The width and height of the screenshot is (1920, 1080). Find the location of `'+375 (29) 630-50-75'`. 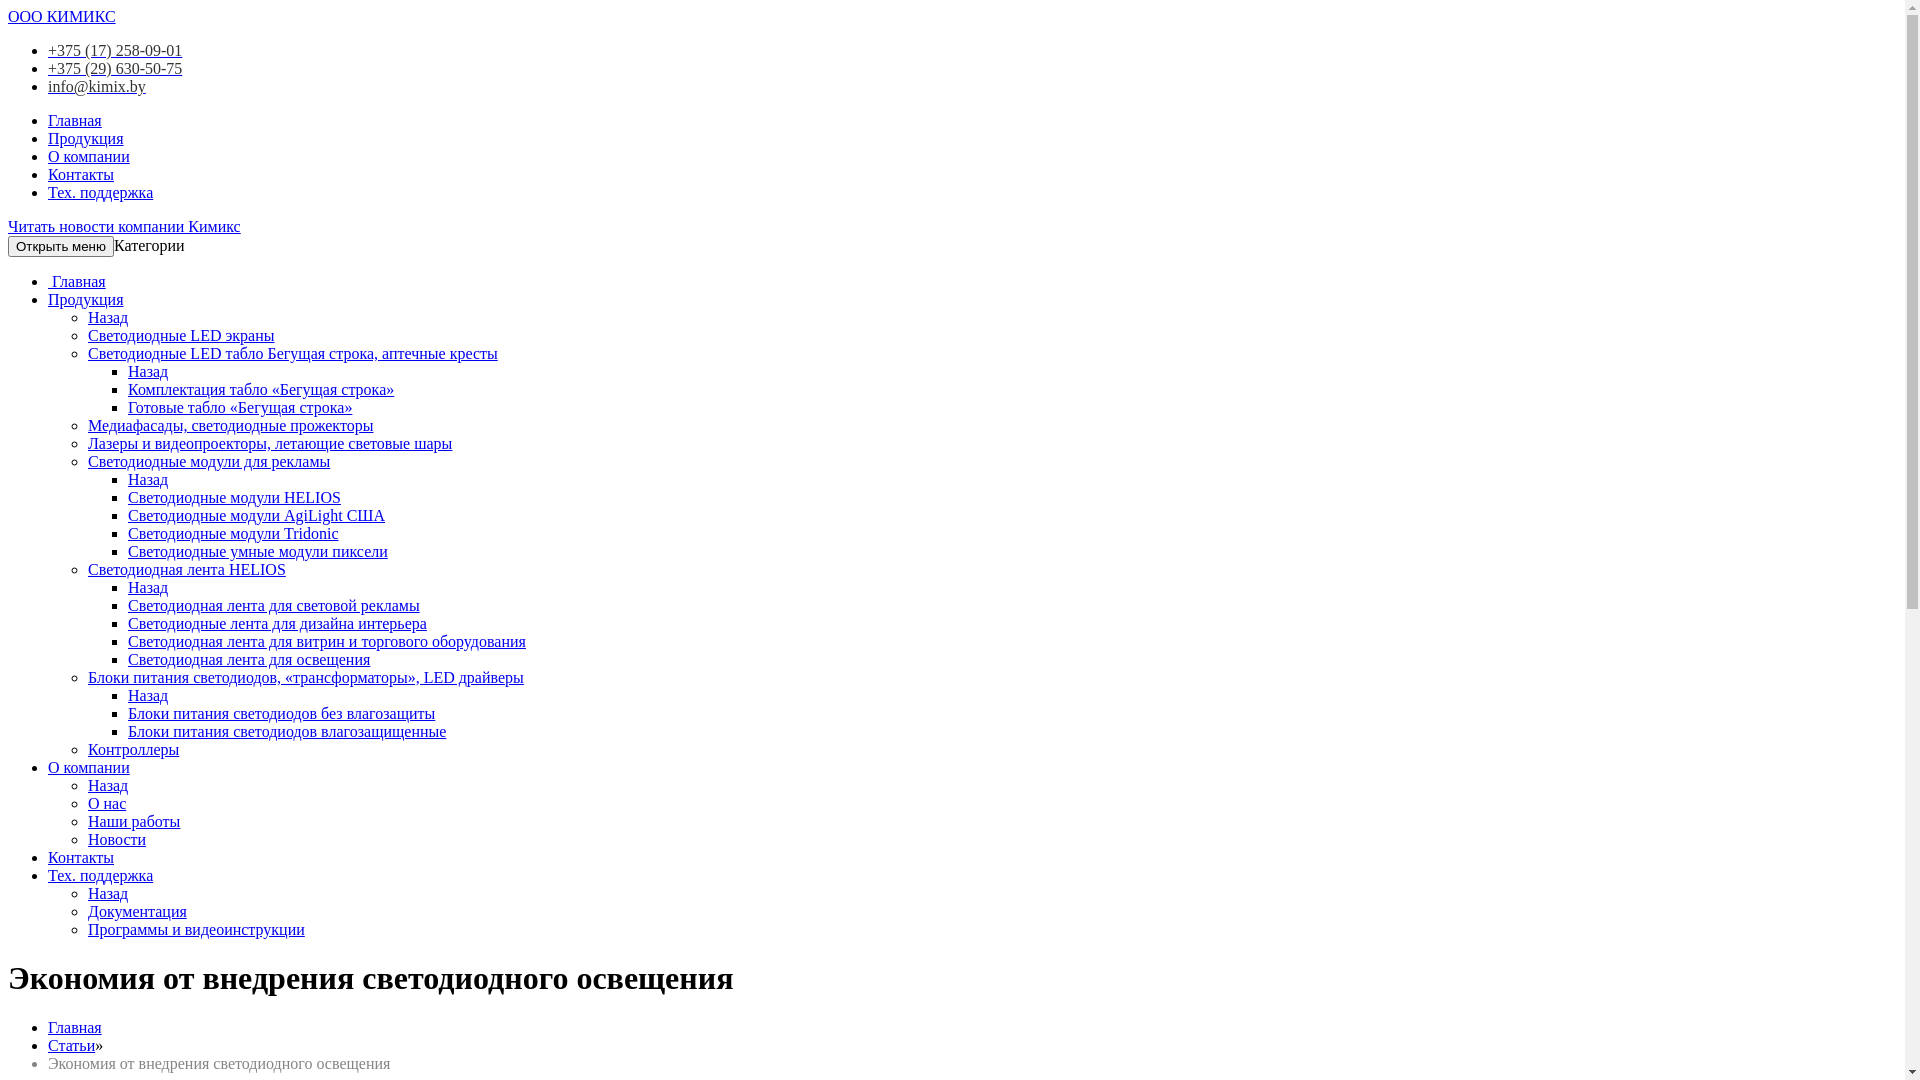

'+375 (29) 630-50-75' is located at coordinates (114, 67).